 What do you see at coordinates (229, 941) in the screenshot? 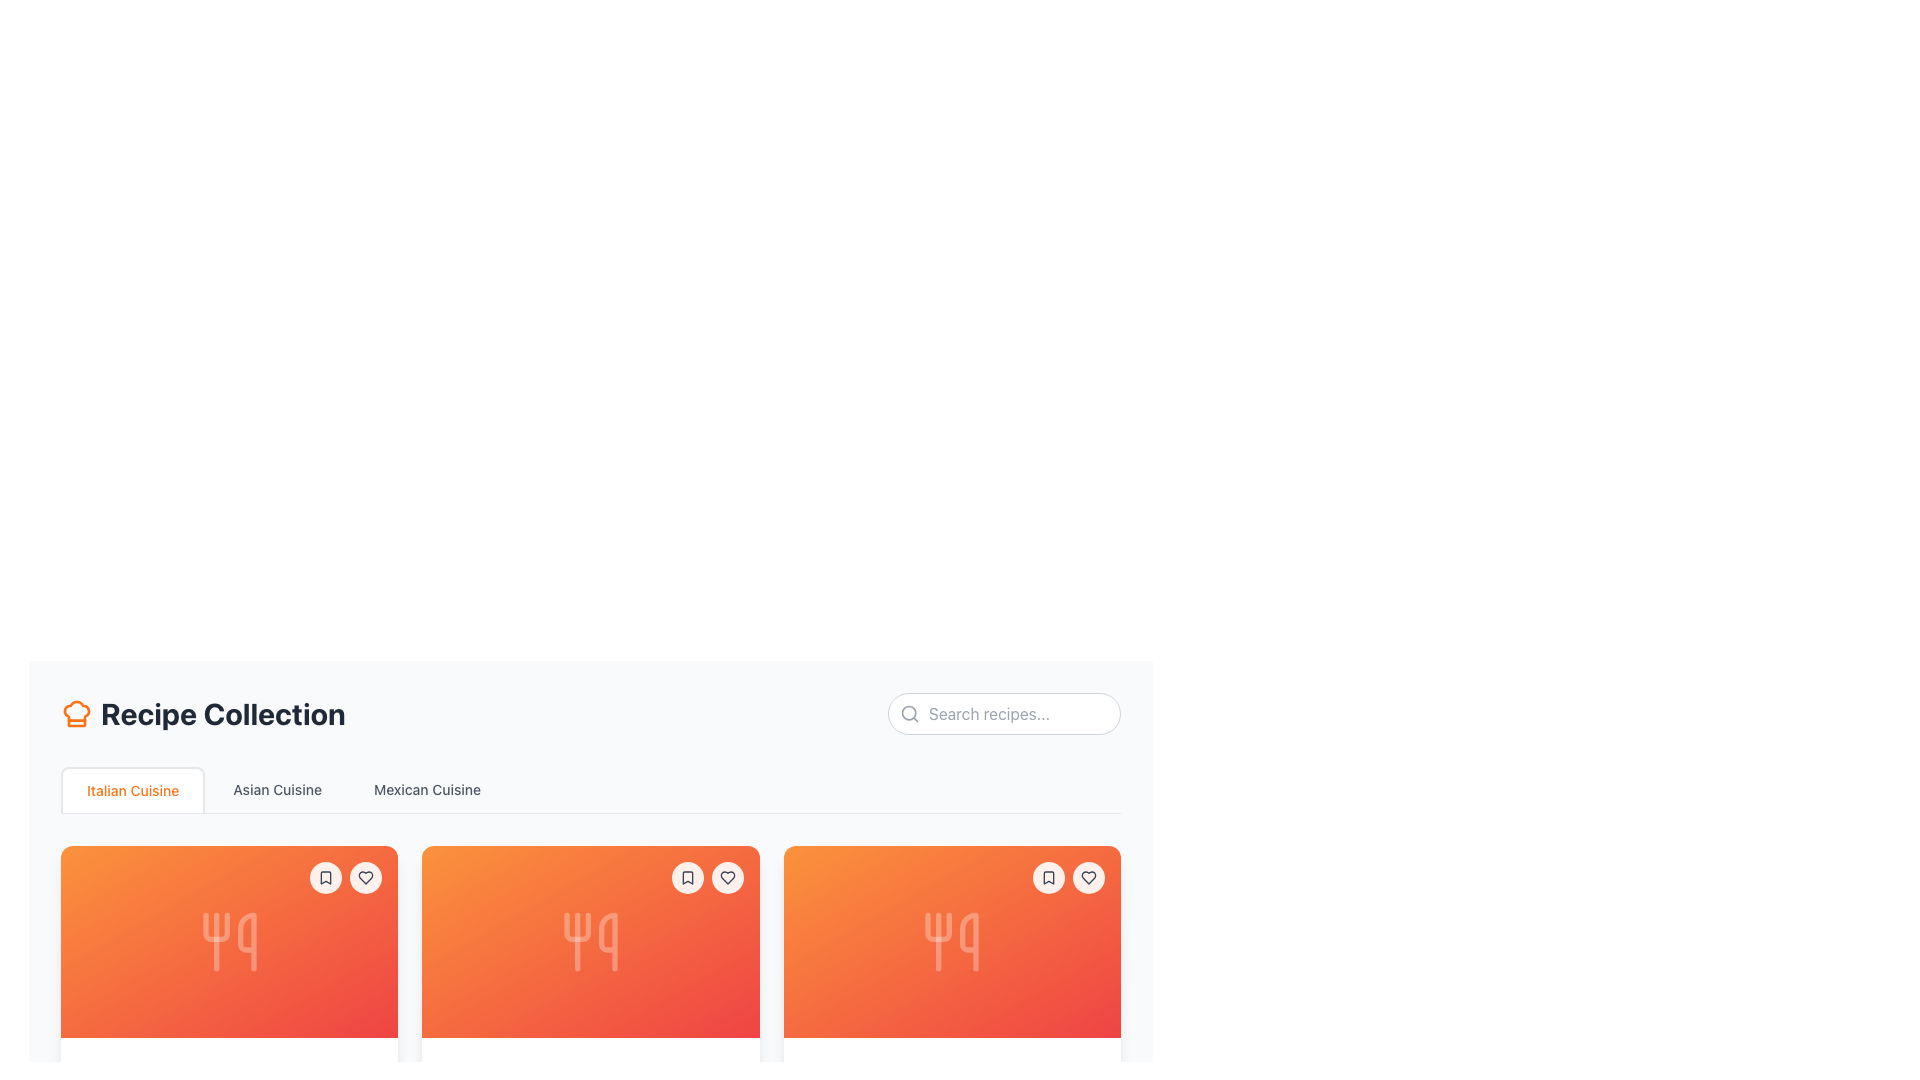
I see `the graphic icon representing a set of utensils, which is styled with a minimalistic, line-based design and located in the upper portion of the first recipe card` at bounding box center [229, 941].